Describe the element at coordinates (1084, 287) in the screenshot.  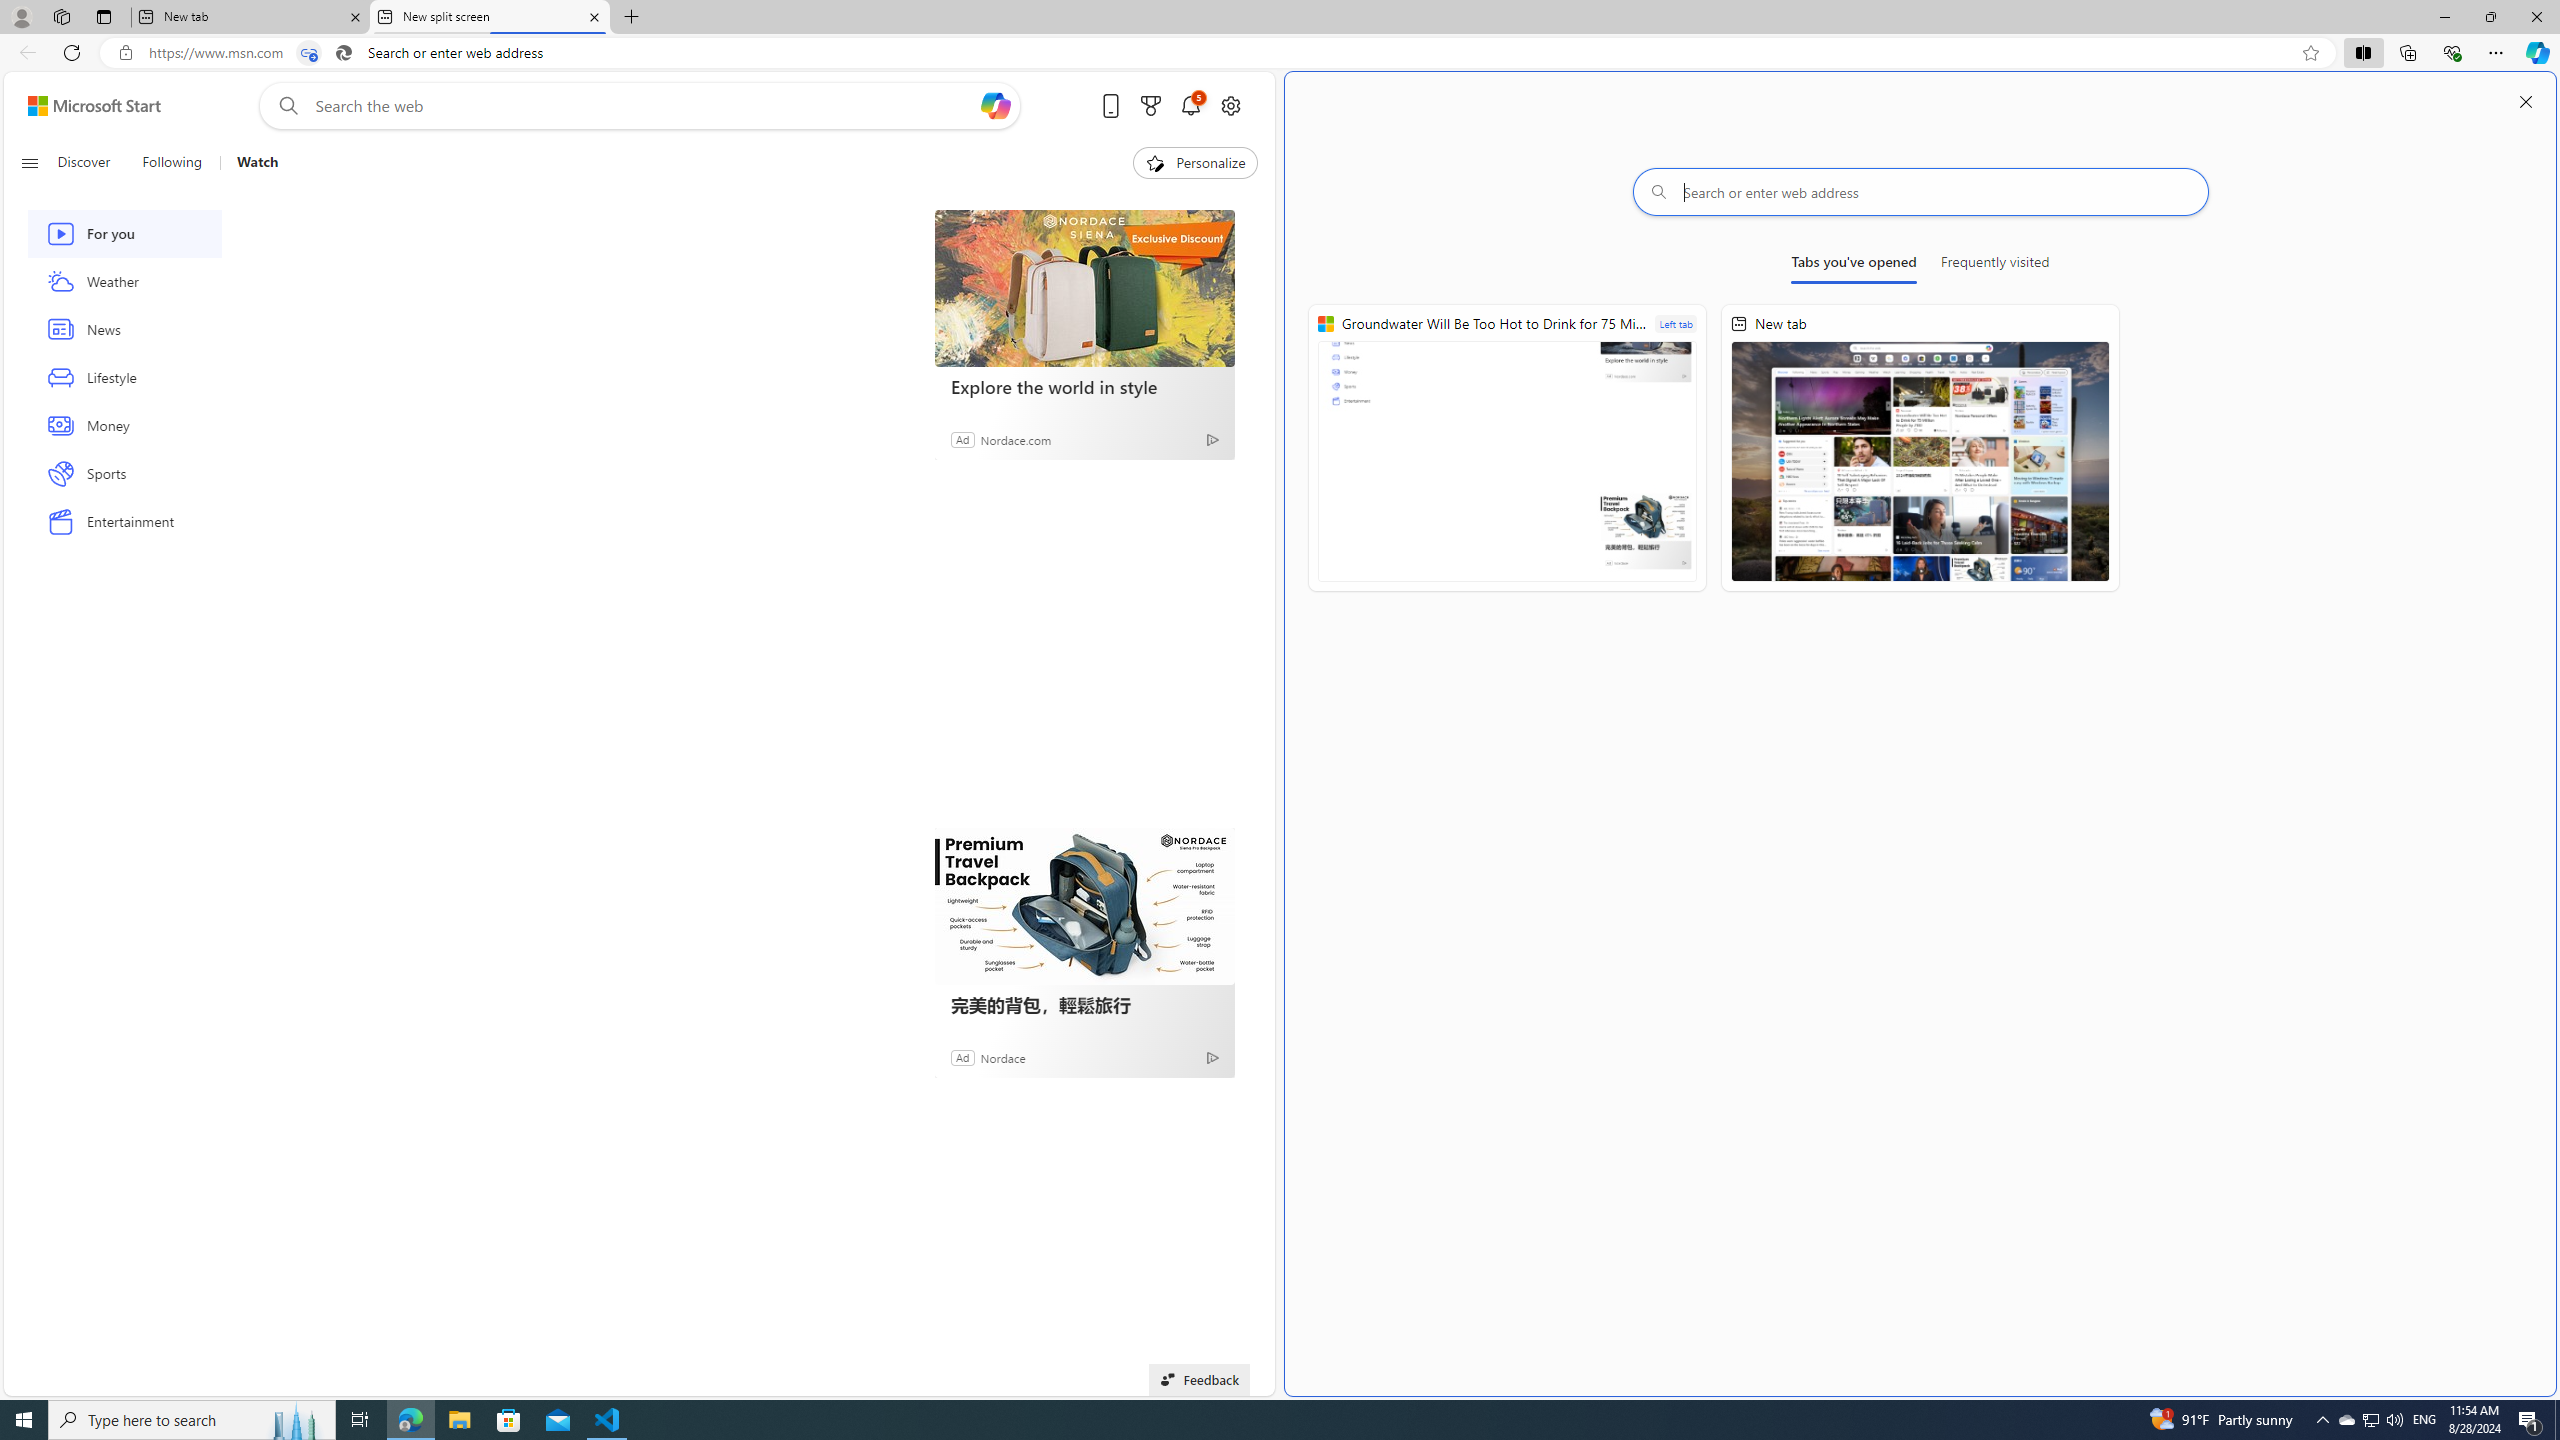
I see `'Explore the world in style'` at that location.